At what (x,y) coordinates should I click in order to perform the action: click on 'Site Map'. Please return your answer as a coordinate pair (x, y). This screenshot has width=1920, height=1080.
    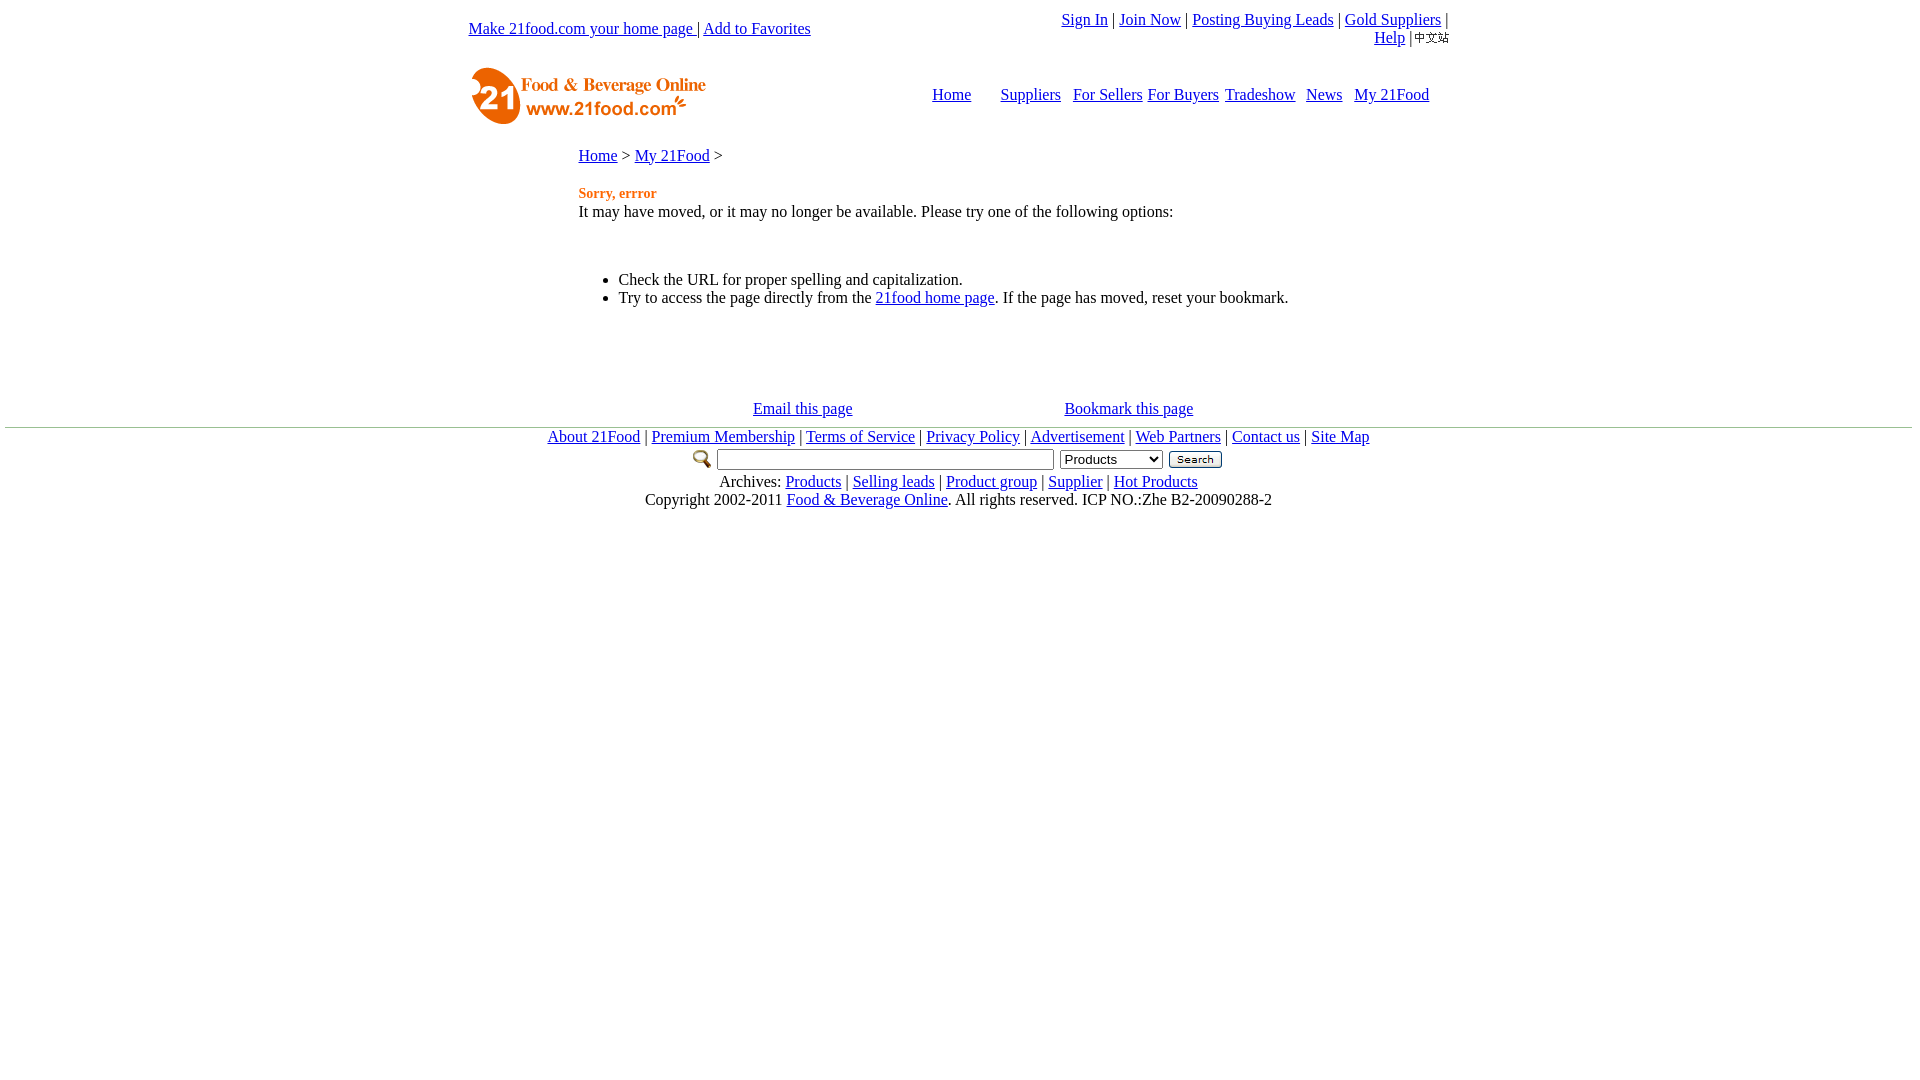
    Looking at the image, I should click on (1339, 435).